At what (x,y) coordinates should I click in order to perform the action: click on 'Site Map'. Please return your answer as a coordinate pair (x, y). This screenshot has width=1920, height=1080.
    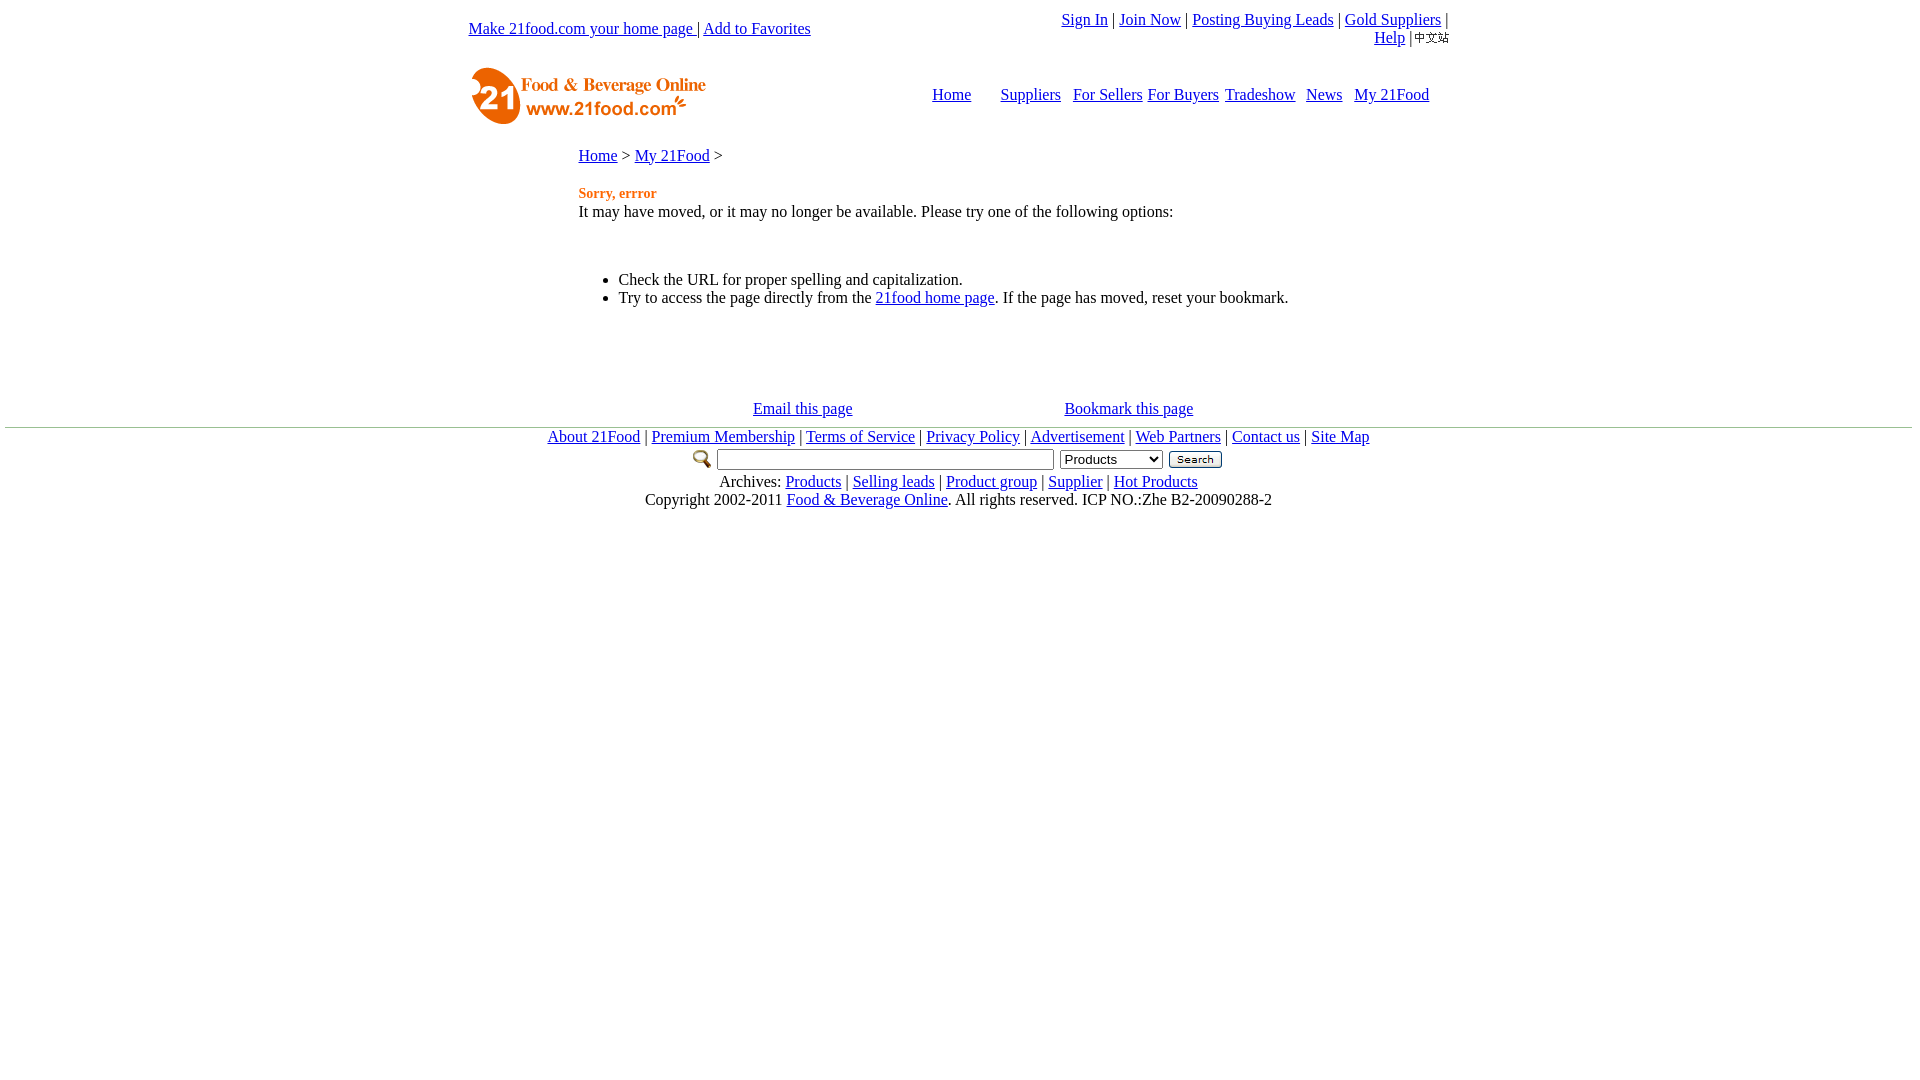
    Looking at the image, I should click on (1339, 435).